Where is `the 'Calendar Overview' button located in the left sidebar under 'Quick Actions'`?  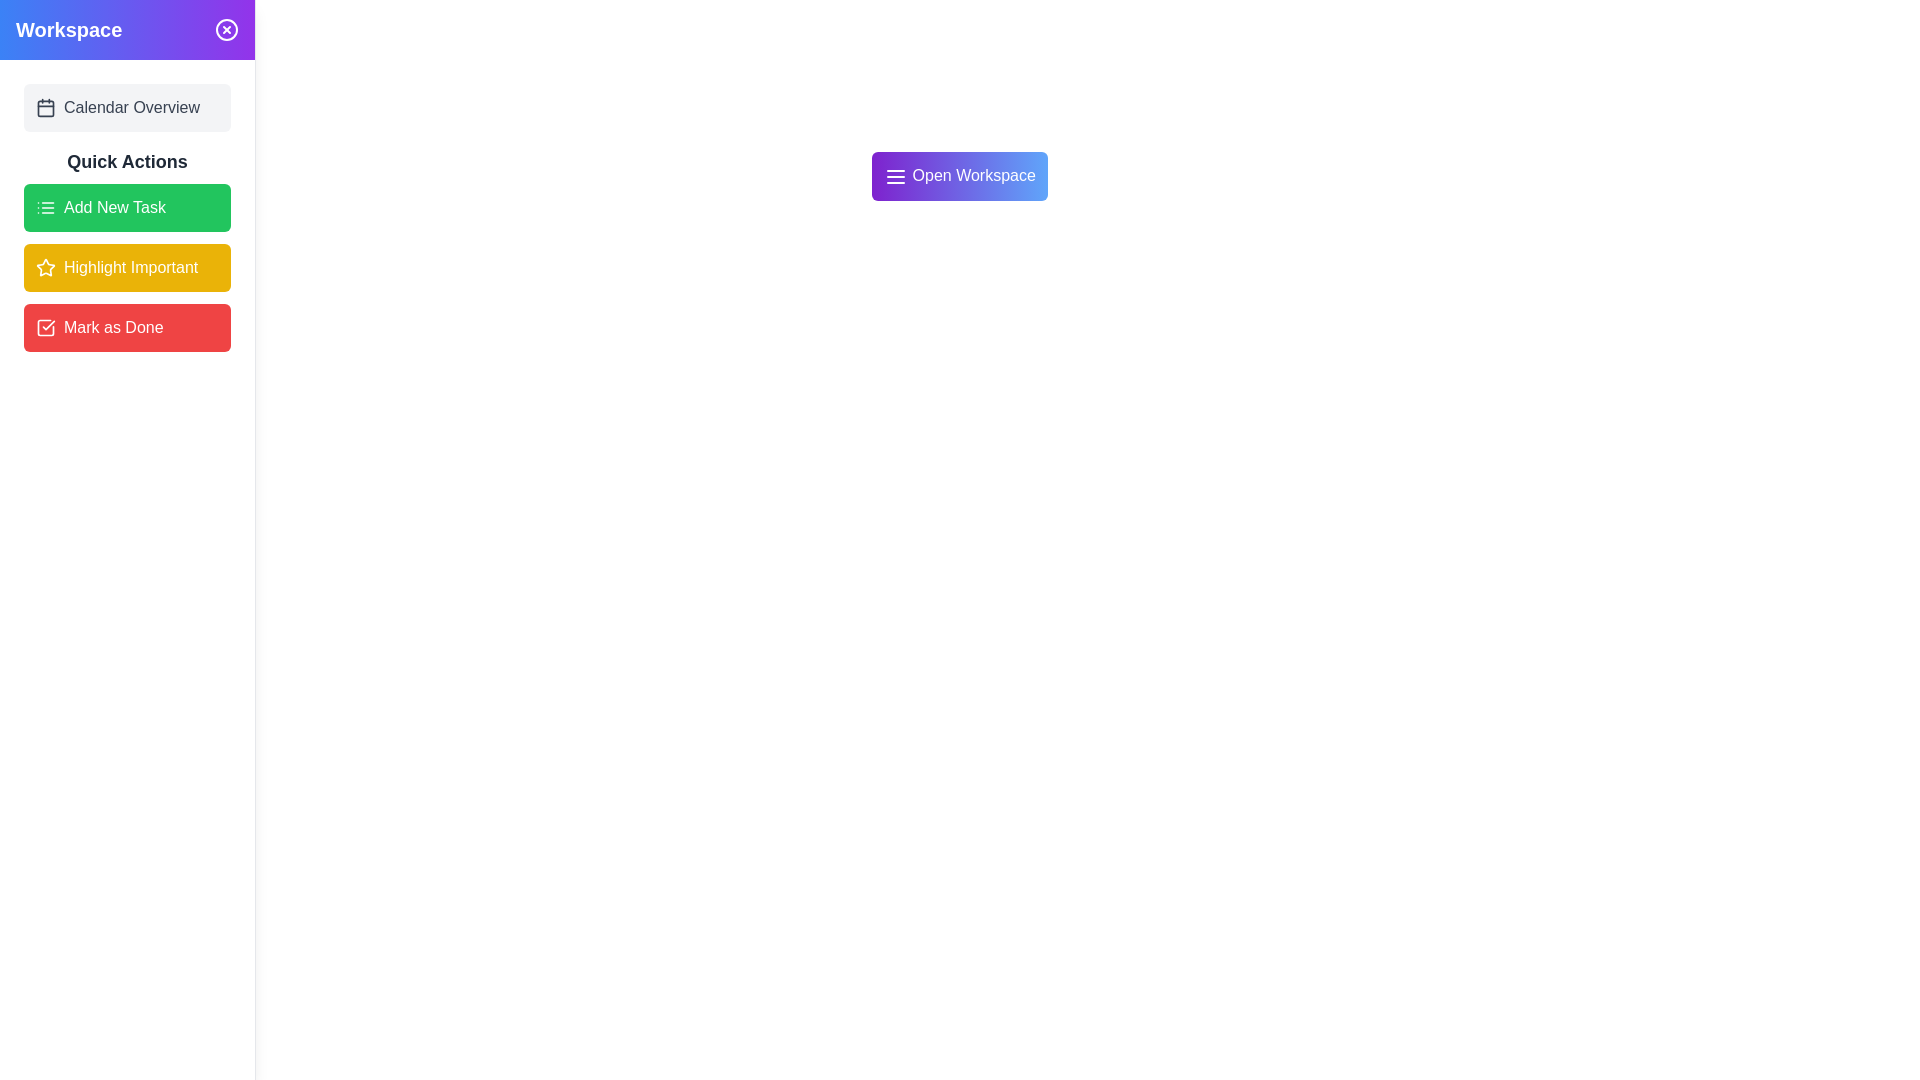 the 'Calendar Overview' button located in the left sidebar under 'Quick Actions' is located at coordinates (126, 108).